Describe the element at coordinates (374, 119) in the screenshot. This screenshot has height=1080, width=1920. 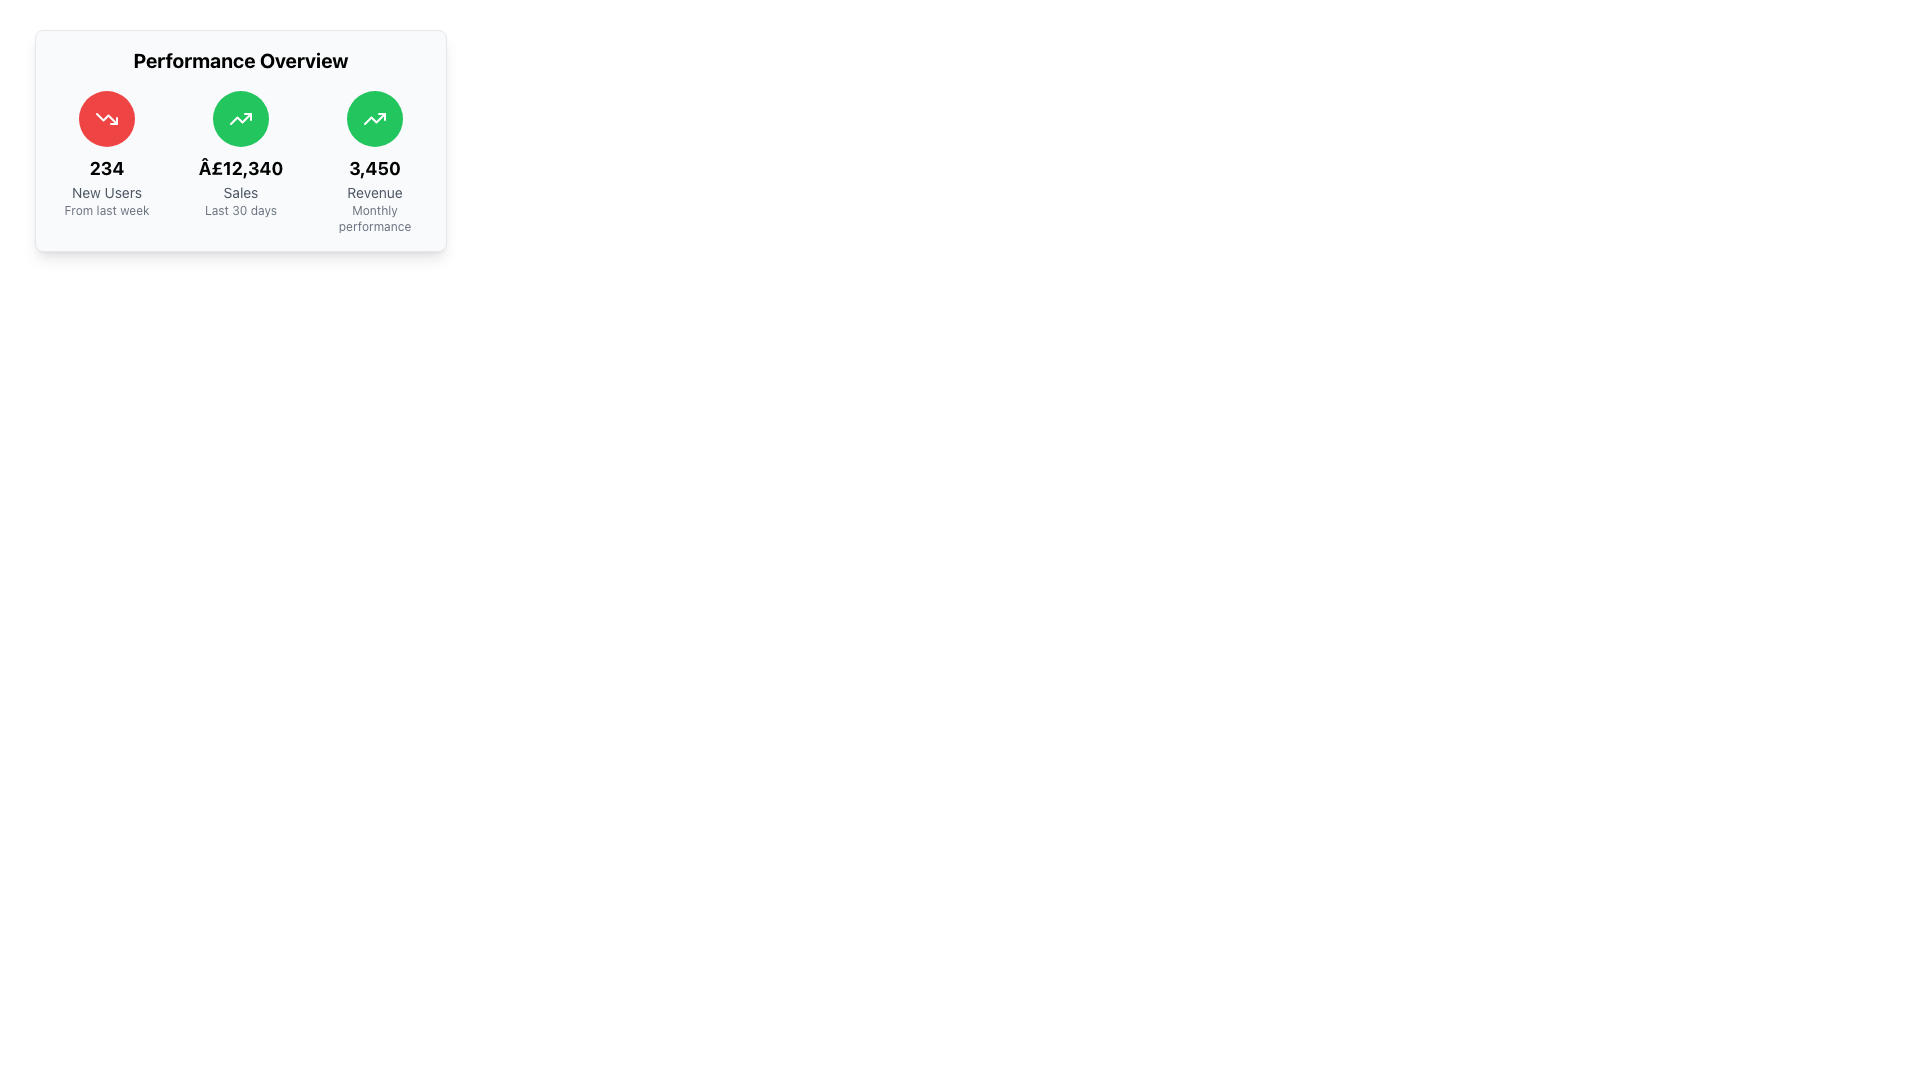
I see `the small vector icon depicting an upward-trending line graph with an arrow at the top right, which symbolizes an increase or growth` at that location.